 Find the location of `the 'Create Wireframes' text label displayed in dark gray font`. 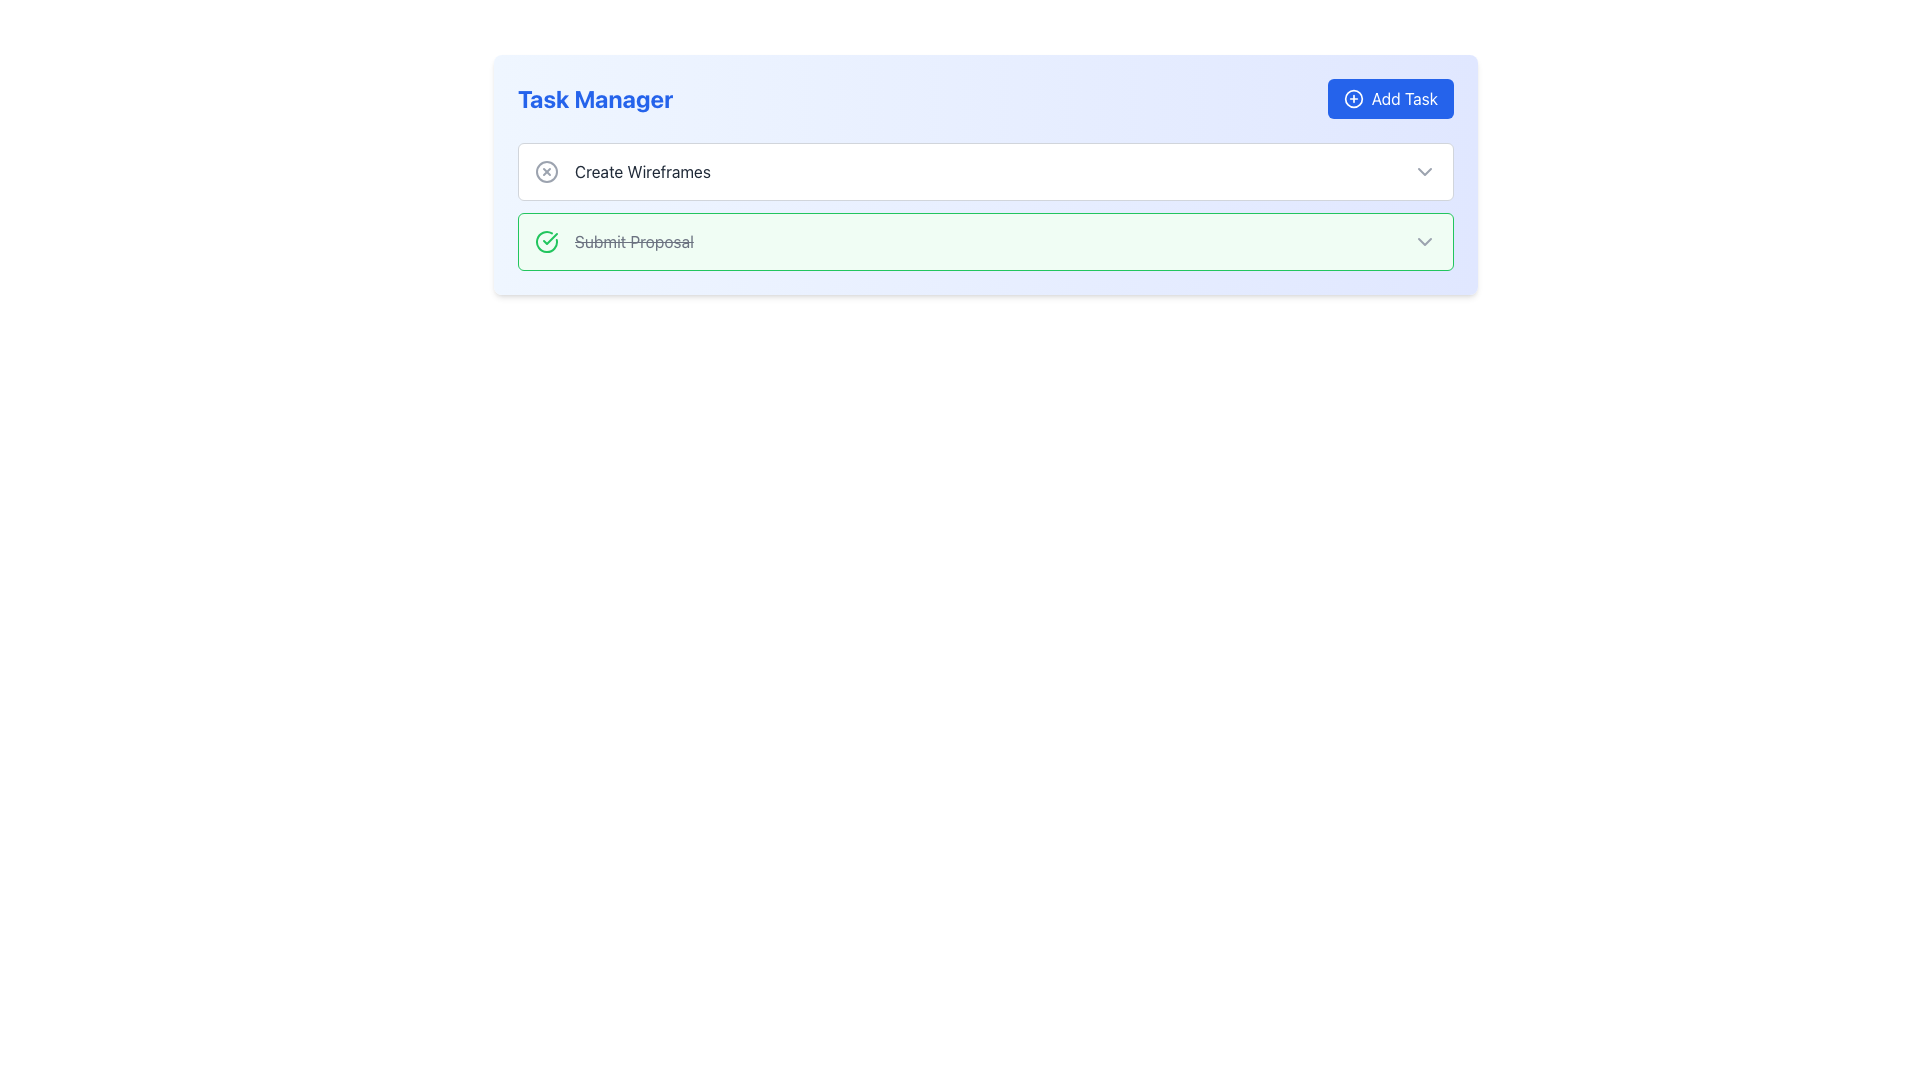

the 'Create Wireframes' text label displayed in dark gray font is located at coordinates (643, 171).